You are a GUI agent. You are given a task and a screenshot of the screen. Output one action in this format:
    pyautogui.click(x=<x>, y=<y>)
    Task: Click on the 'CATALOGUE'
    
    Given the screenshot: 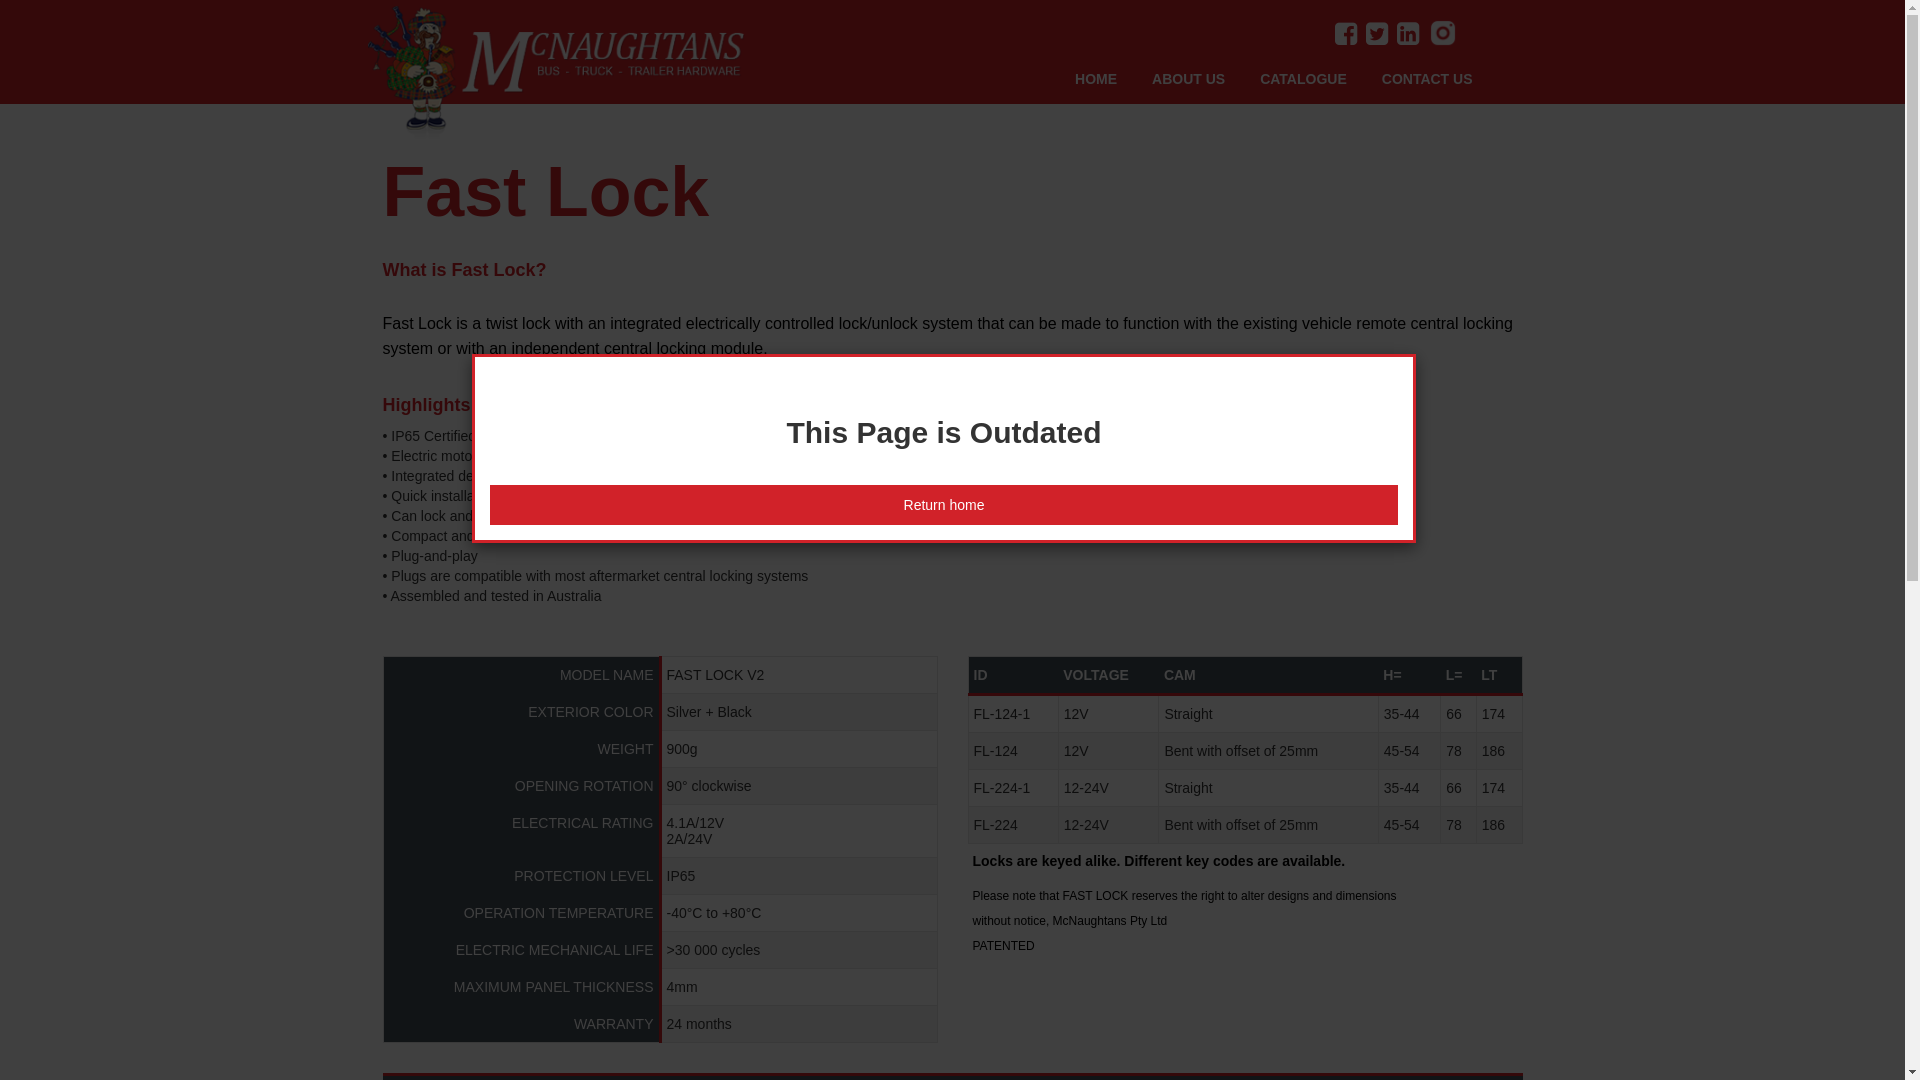 What is the action you would take?
    pyautogui.click(x=1258, y=77)
    